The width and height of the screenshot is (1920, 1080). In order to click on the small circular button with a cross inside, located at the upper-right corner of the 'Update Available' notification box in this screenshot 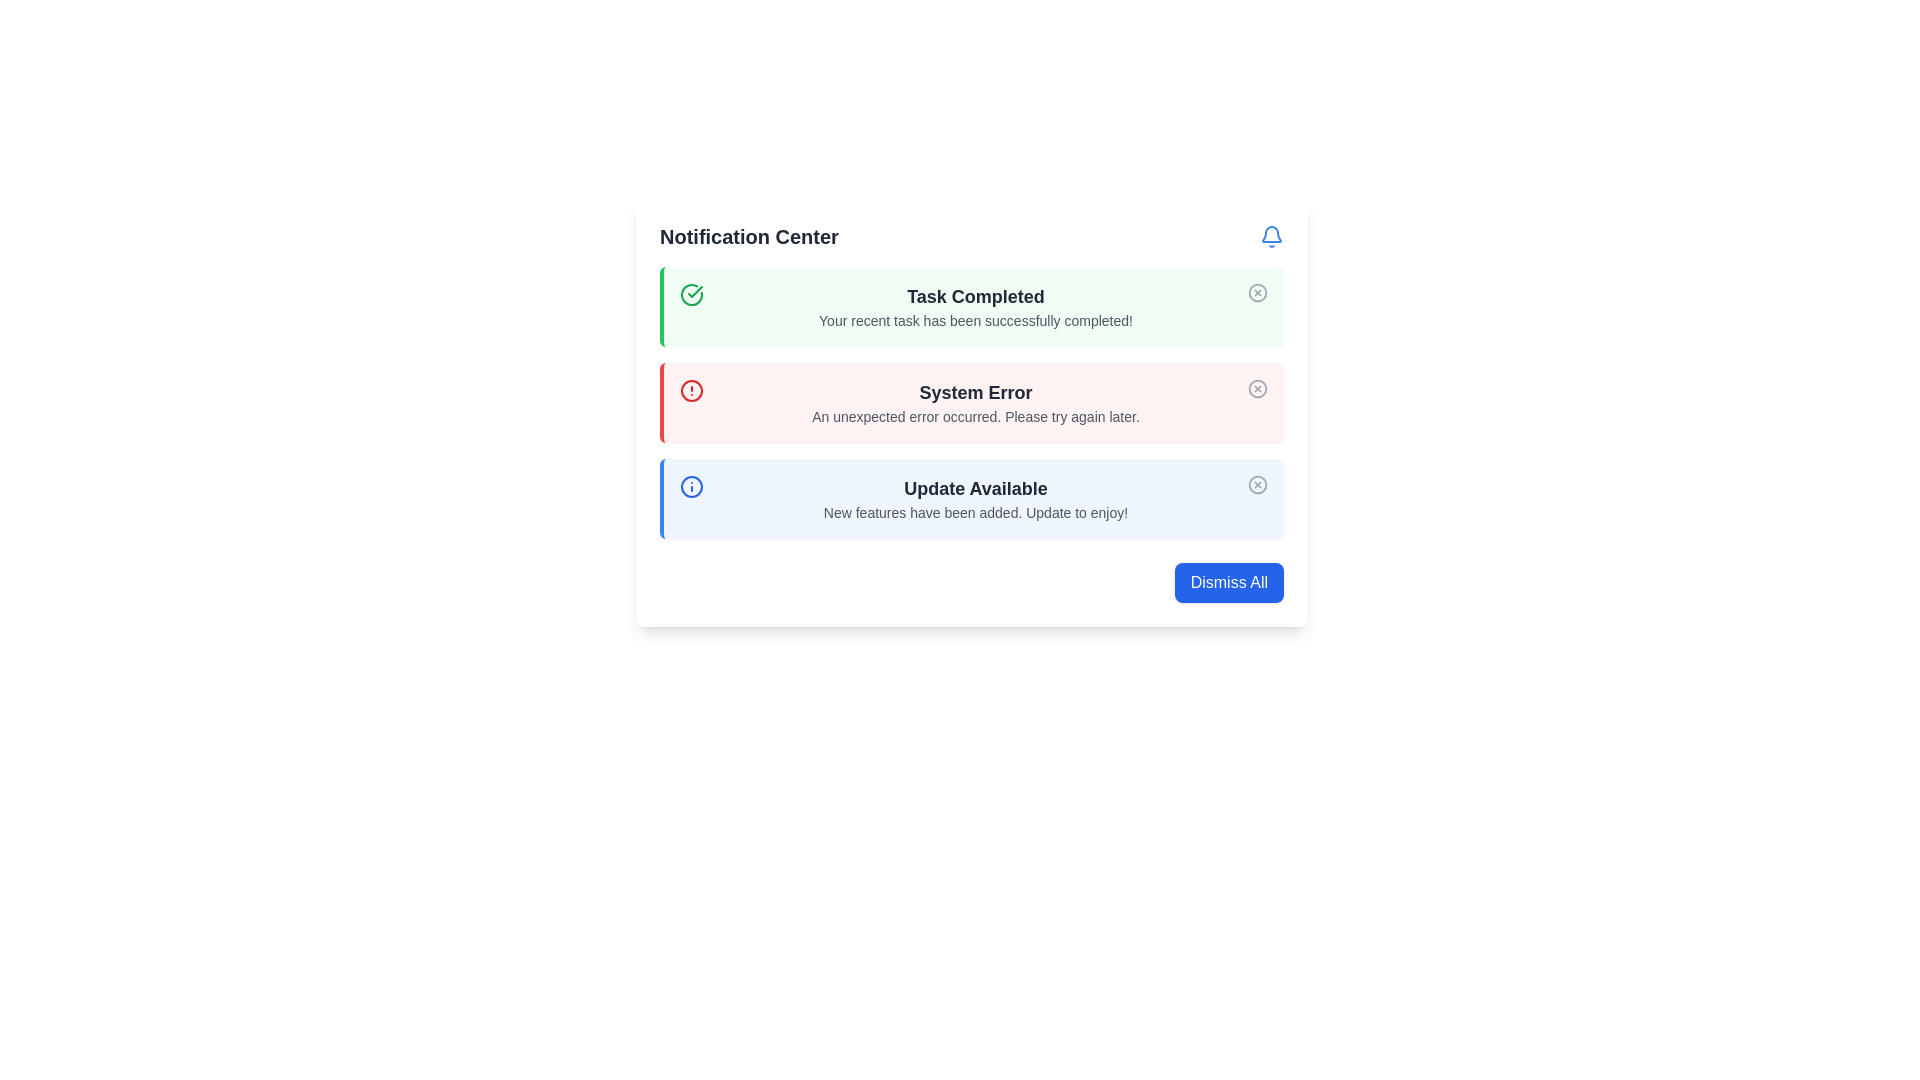, I will do `click(1256, 485)`.